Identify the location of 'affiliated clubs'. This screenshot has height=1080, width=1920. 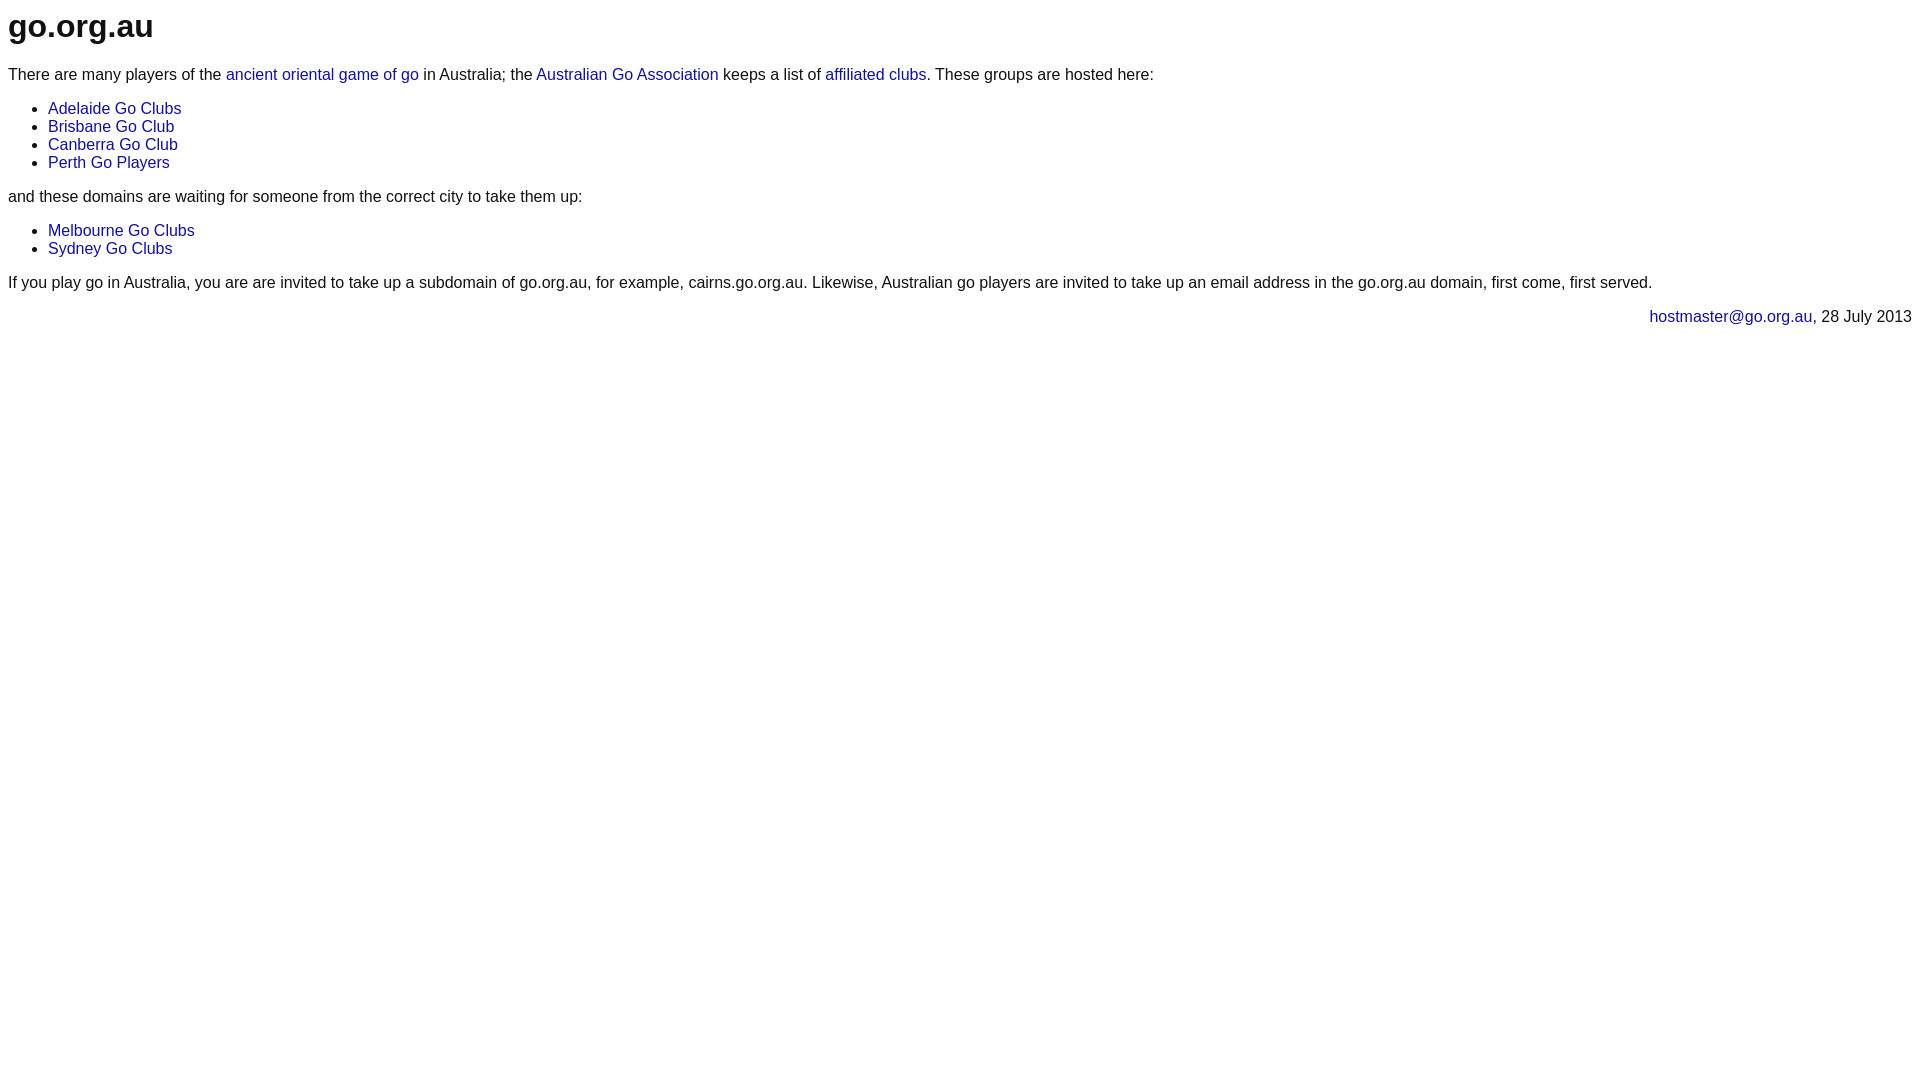
(875, 73).